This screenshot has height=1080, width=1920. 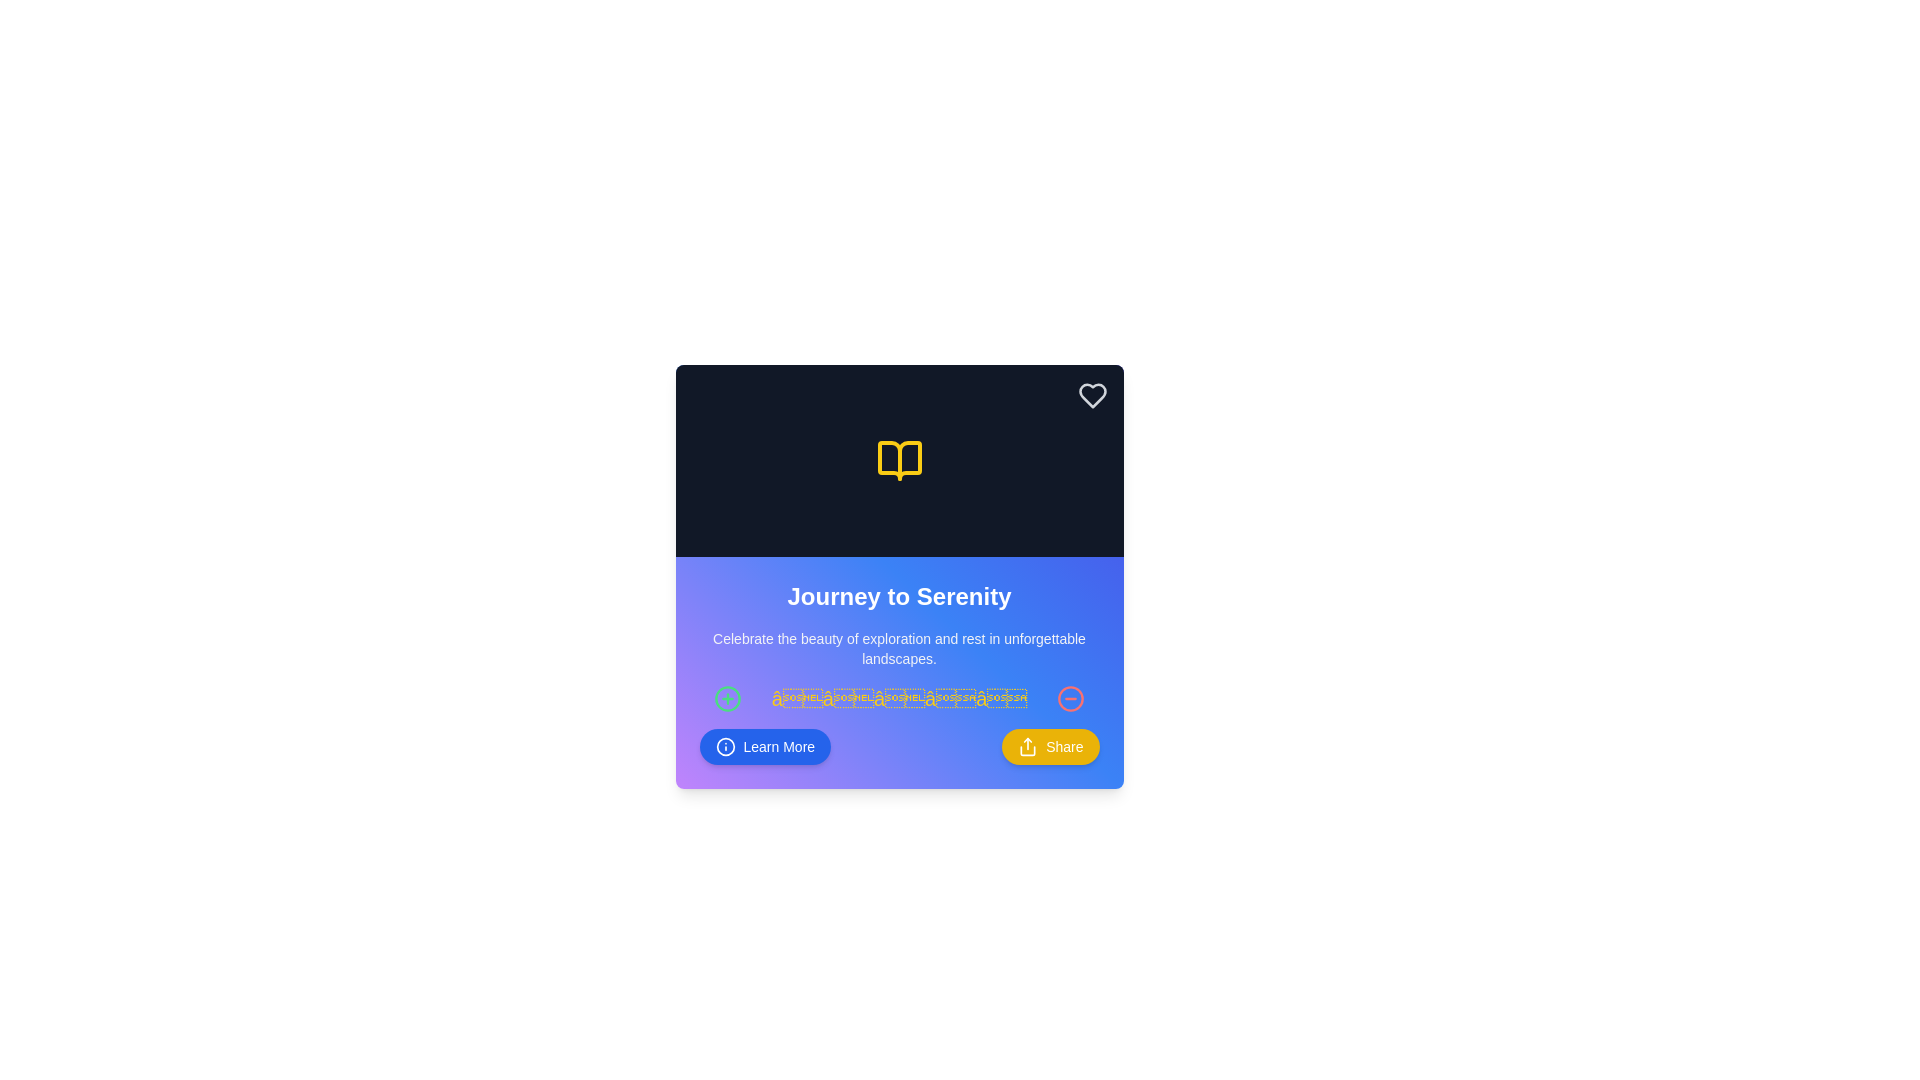 What do you see at coordinates (898, 648) in the screenshot?
I see `the descriptive tagline element located below the main title 'Journey to Serenity', which enhances the contextual appeal of the title` at bounding box center [898, 648].